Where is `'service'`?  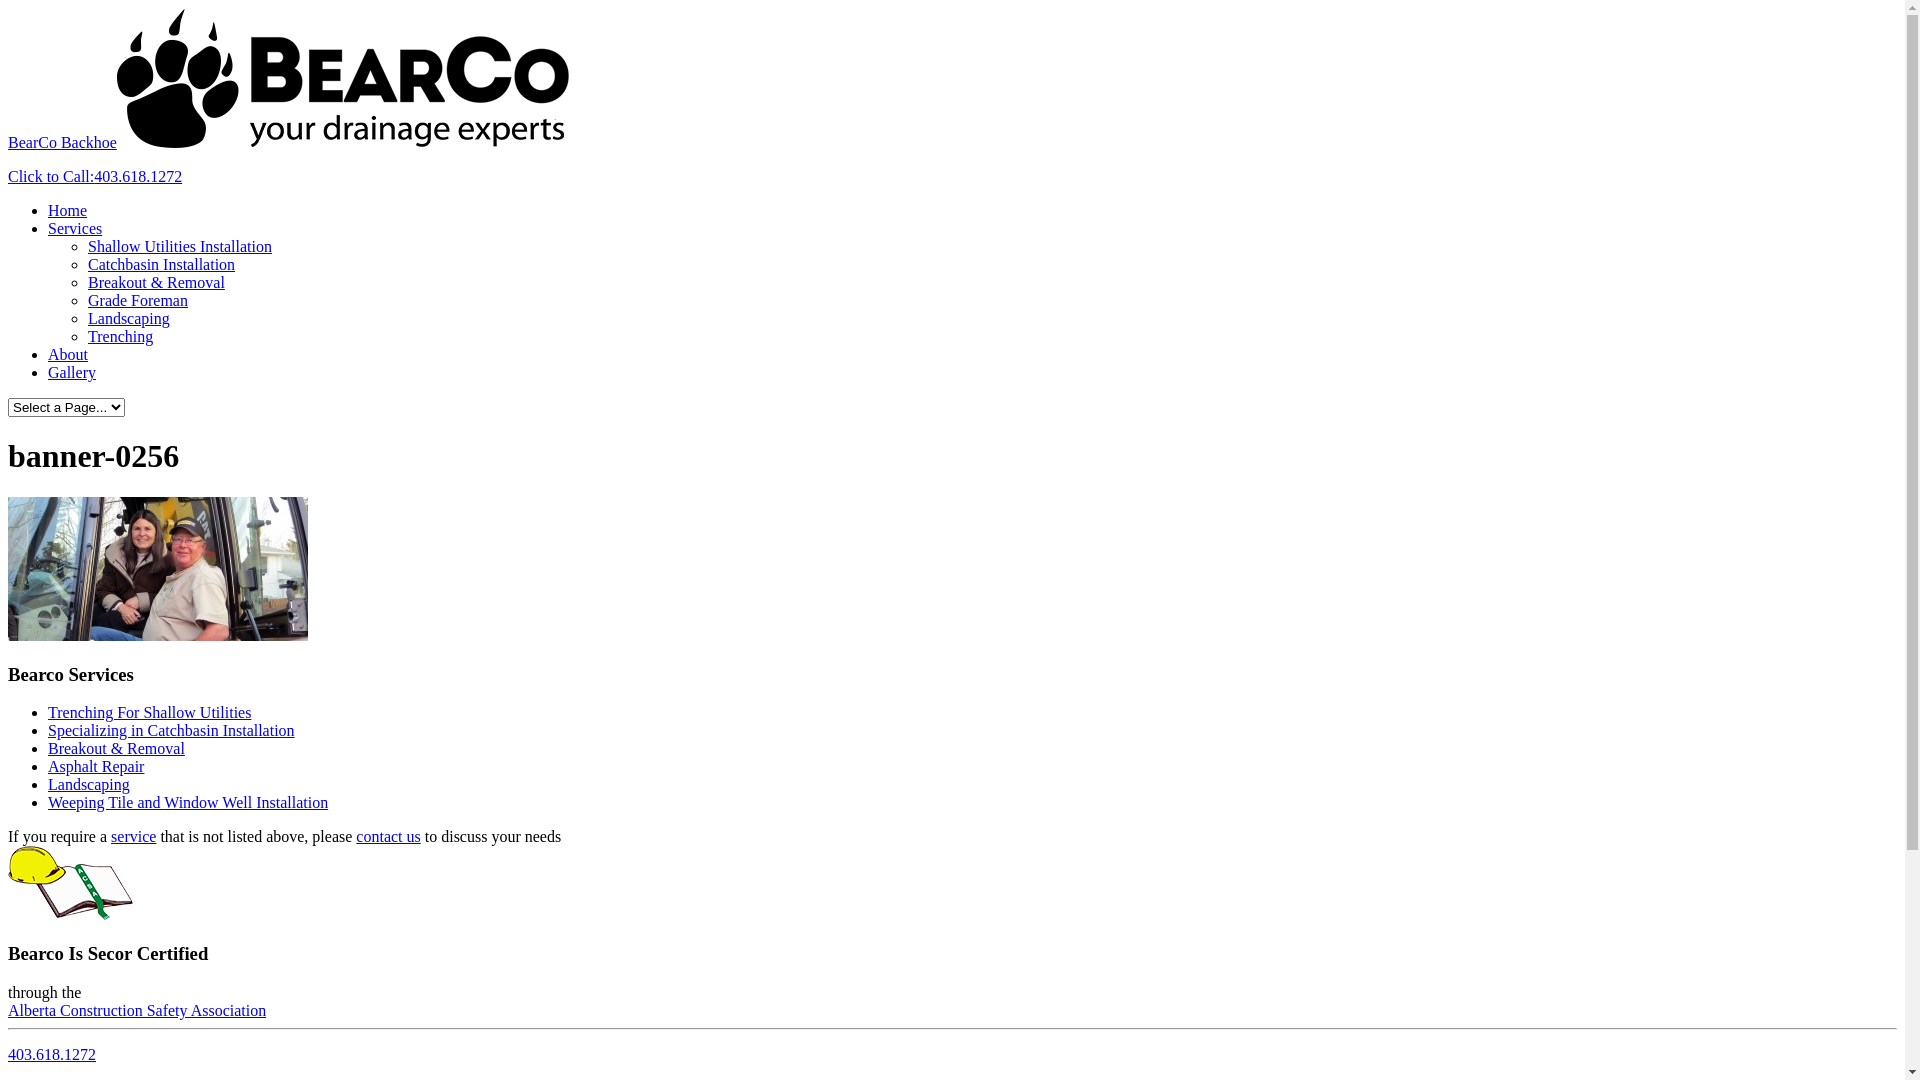 'service' is located at coordinates (132, 836).